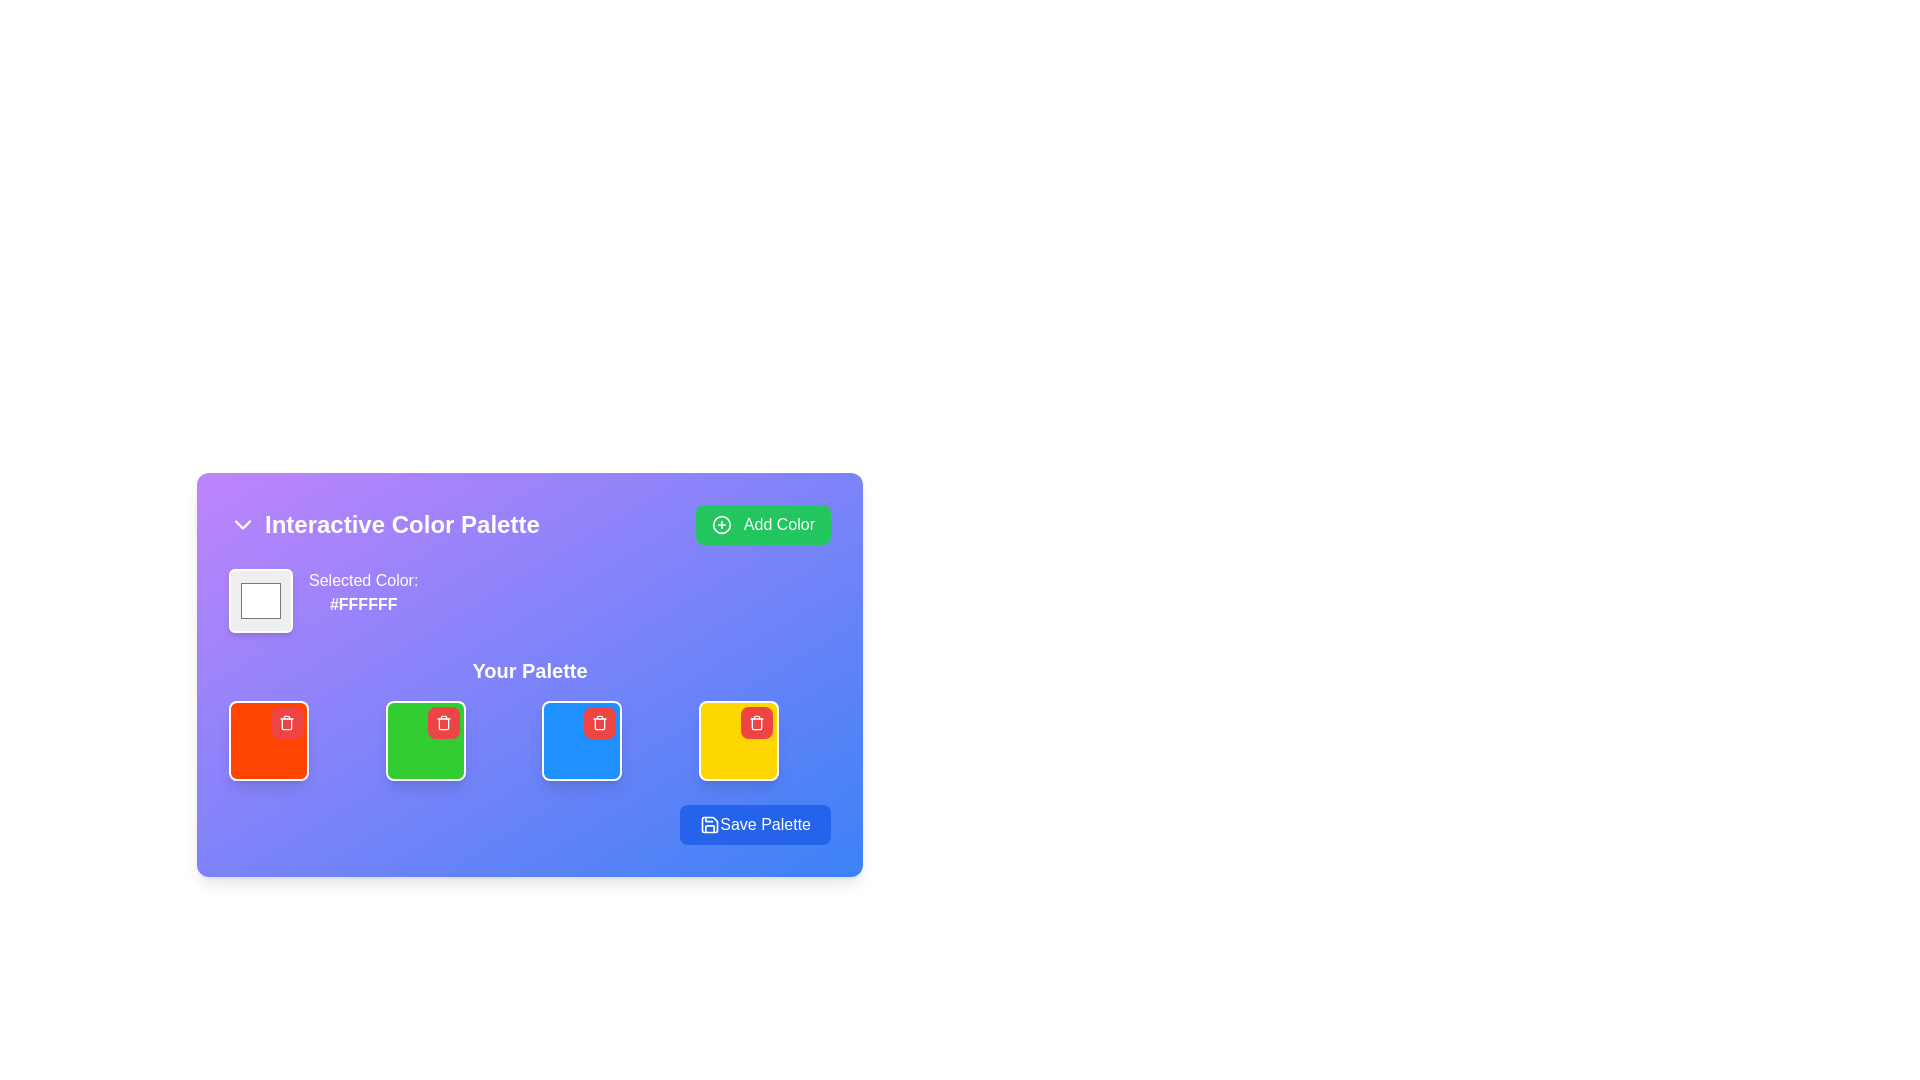 The width and height of the screenshot is (1920, 1080). What do you see at coordinates (286, 722) in the screenshot?
I see `the trash can icon, which is a red icon with rounded edges located in the top-right corner of the red-colored tile in 'Your Palette', and focus on it using keyboard navigation` at bounding box center [286, 722].